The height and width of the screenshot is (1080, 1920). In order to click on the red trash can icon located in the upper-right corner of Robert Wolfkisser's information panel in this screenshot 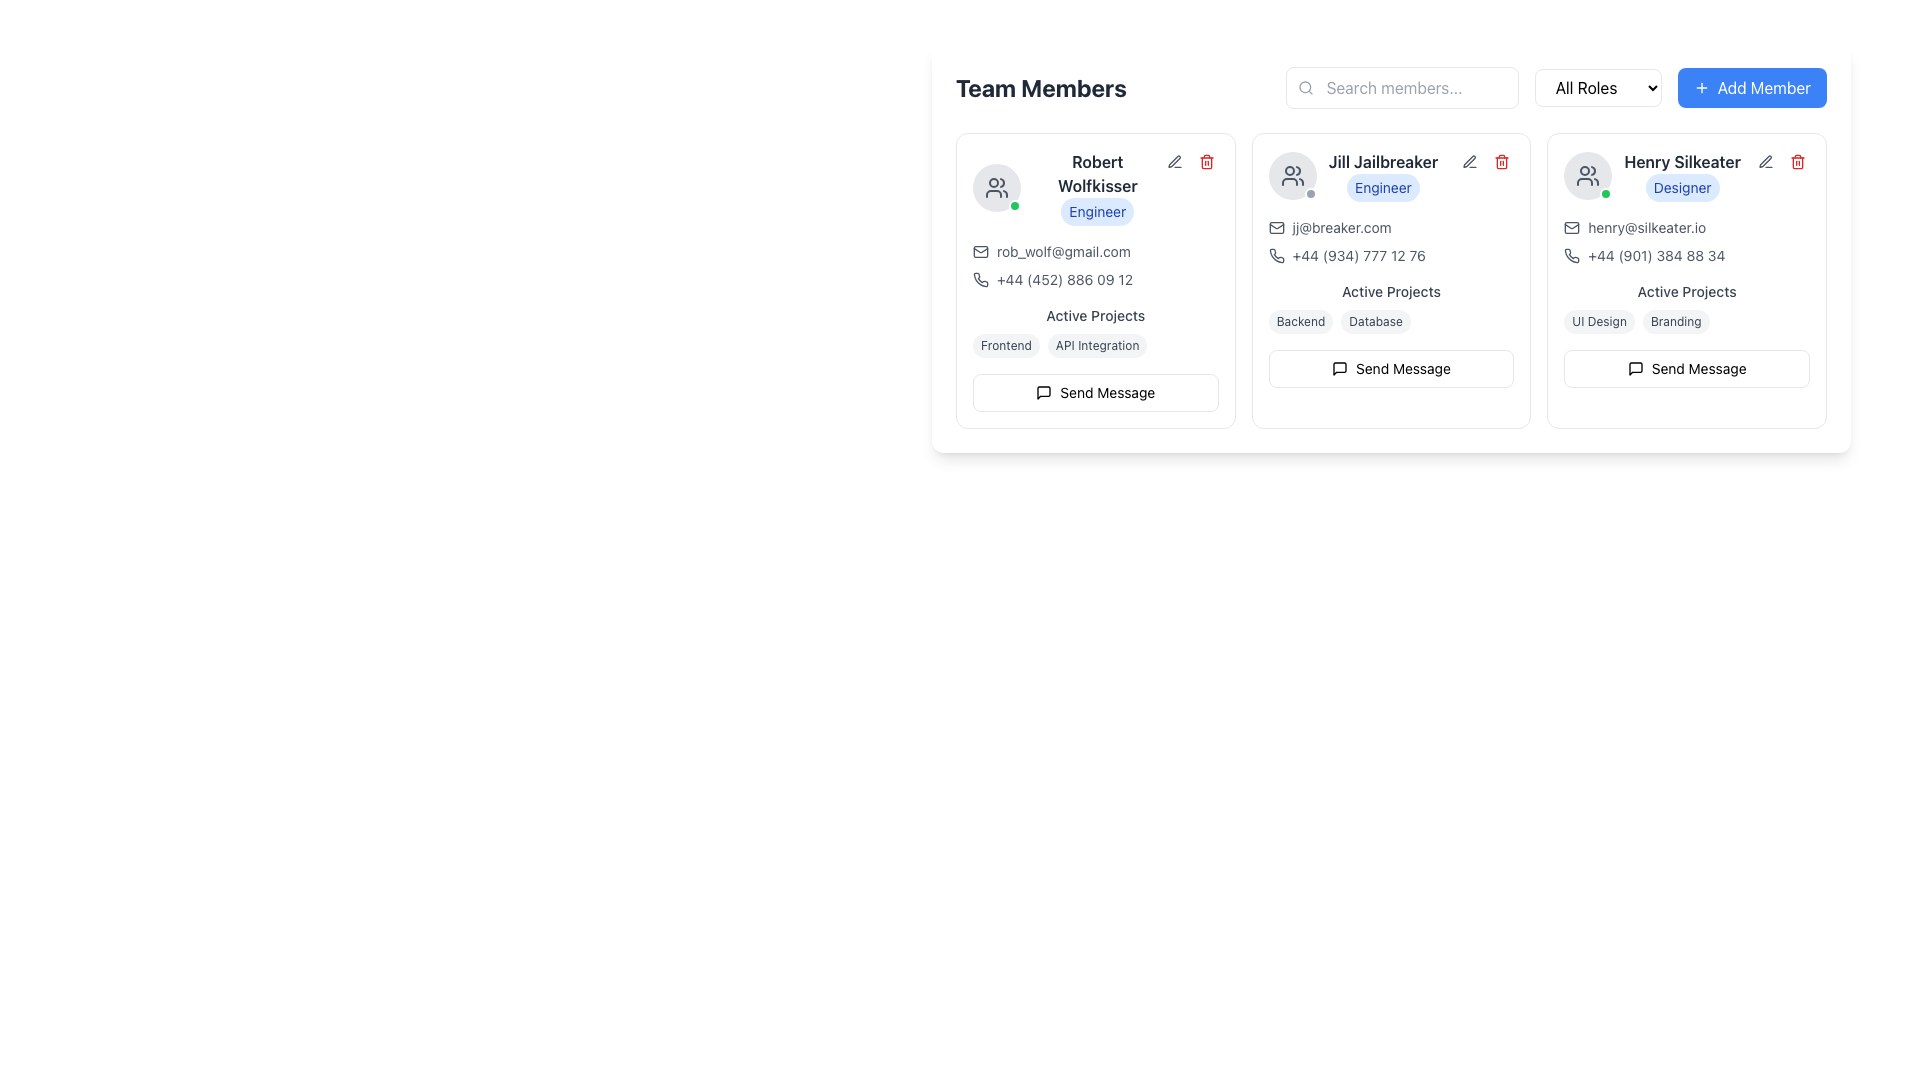, I will do `click(1205, 162)`.